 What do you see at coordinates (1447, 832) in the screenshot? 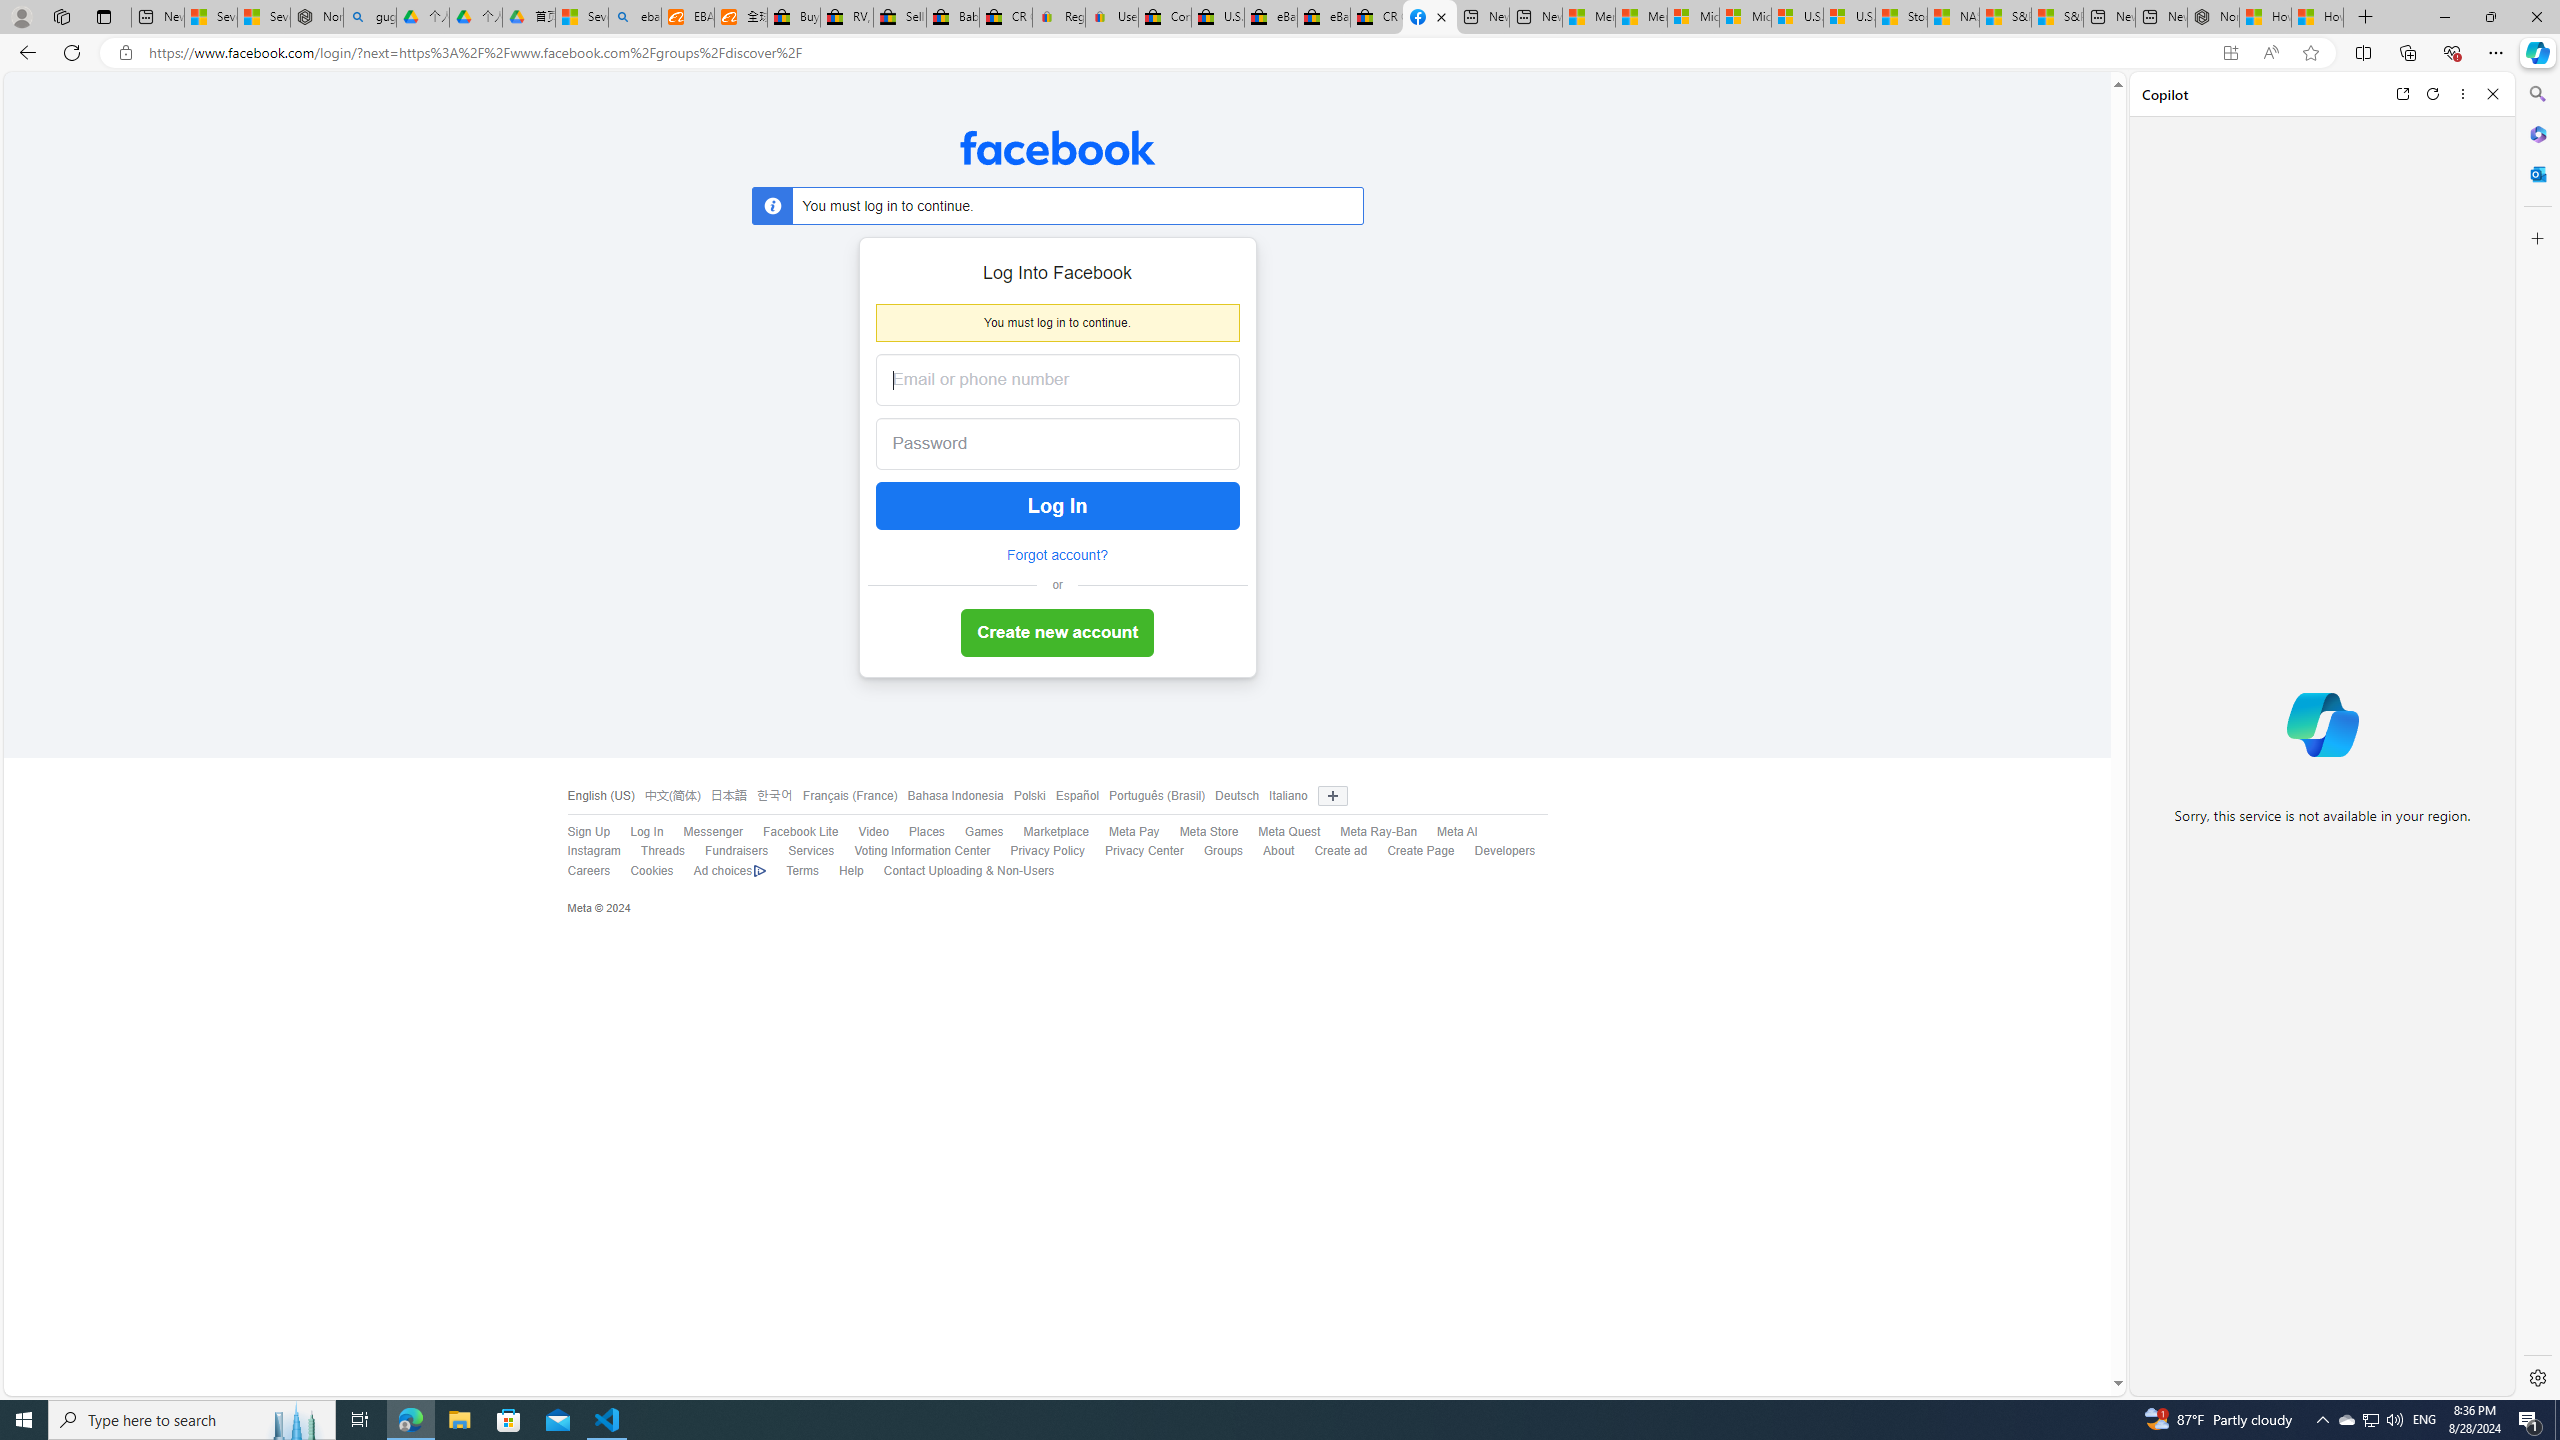
I see `'Meta AI'` at bounding box center [1447, 832].